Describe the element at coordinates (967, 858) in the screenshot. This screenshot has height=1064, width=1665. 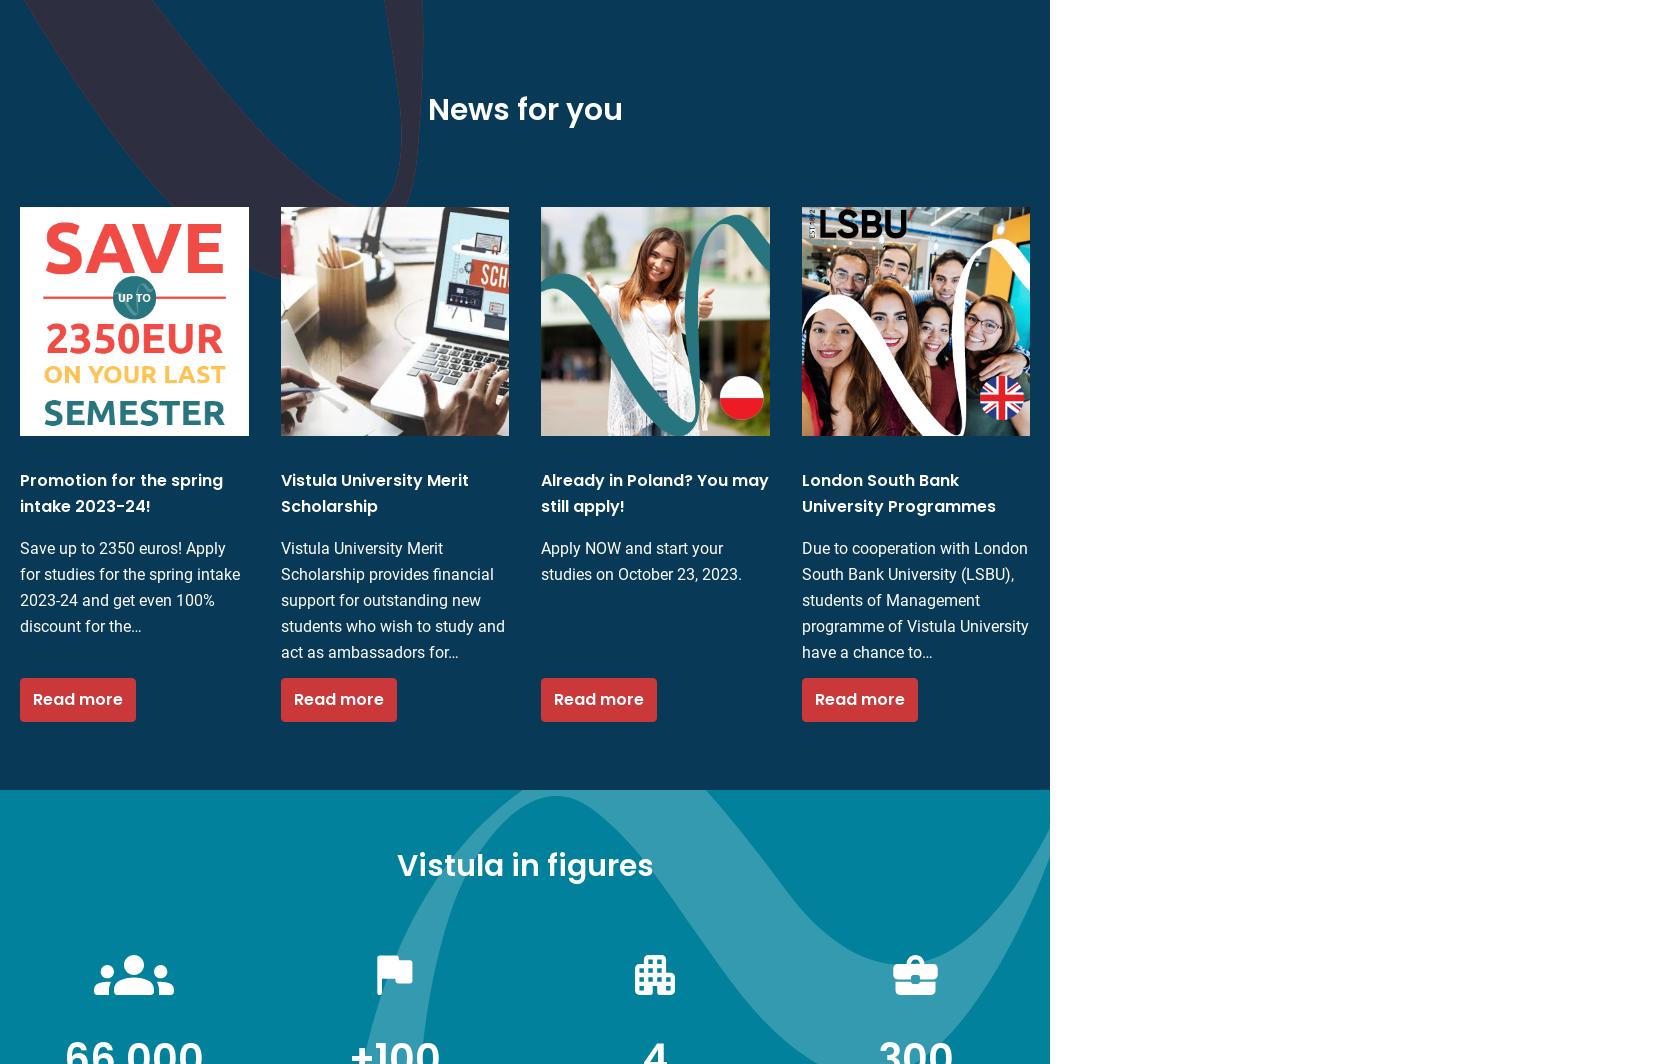
I see `'Accept'` at that location.